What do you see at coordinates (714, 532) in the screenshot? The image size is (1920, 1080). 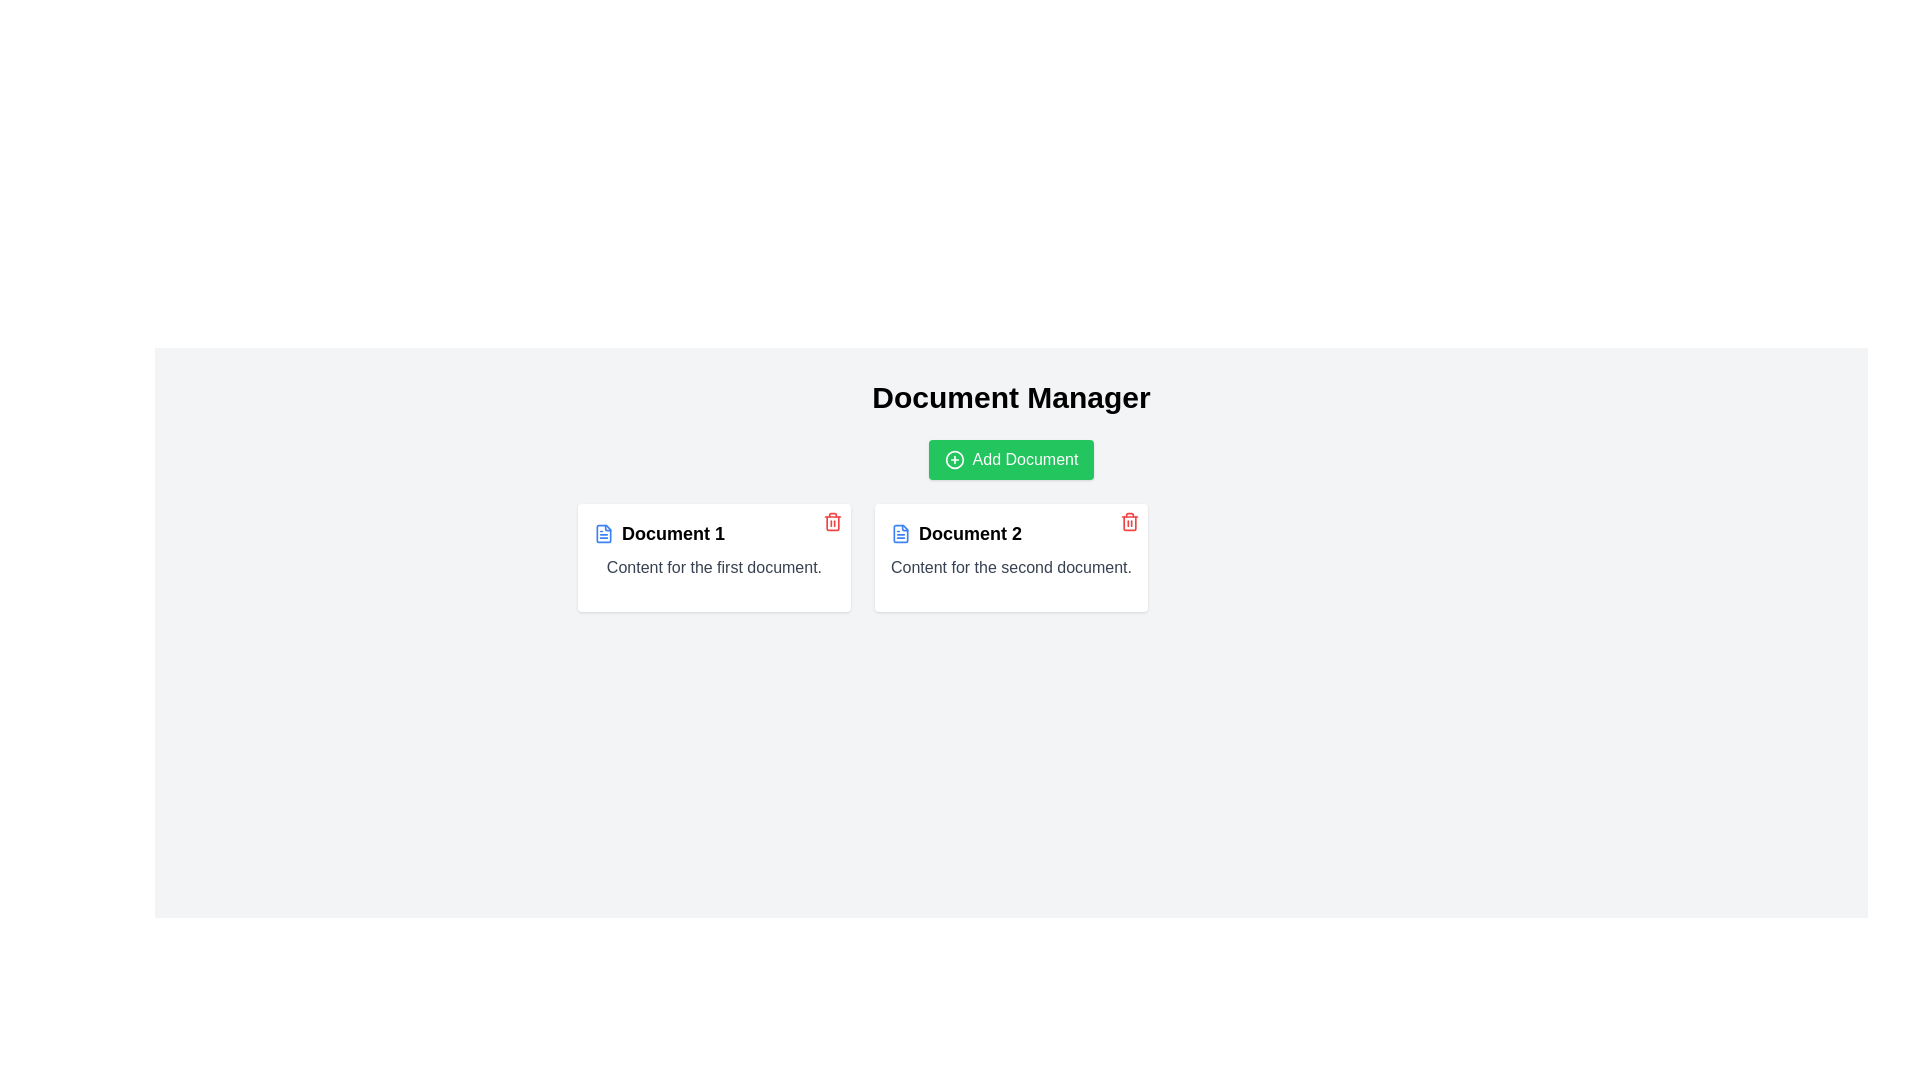 I see `the text content of the label that serves as the title for the document block` at bounding box center [714, 532].